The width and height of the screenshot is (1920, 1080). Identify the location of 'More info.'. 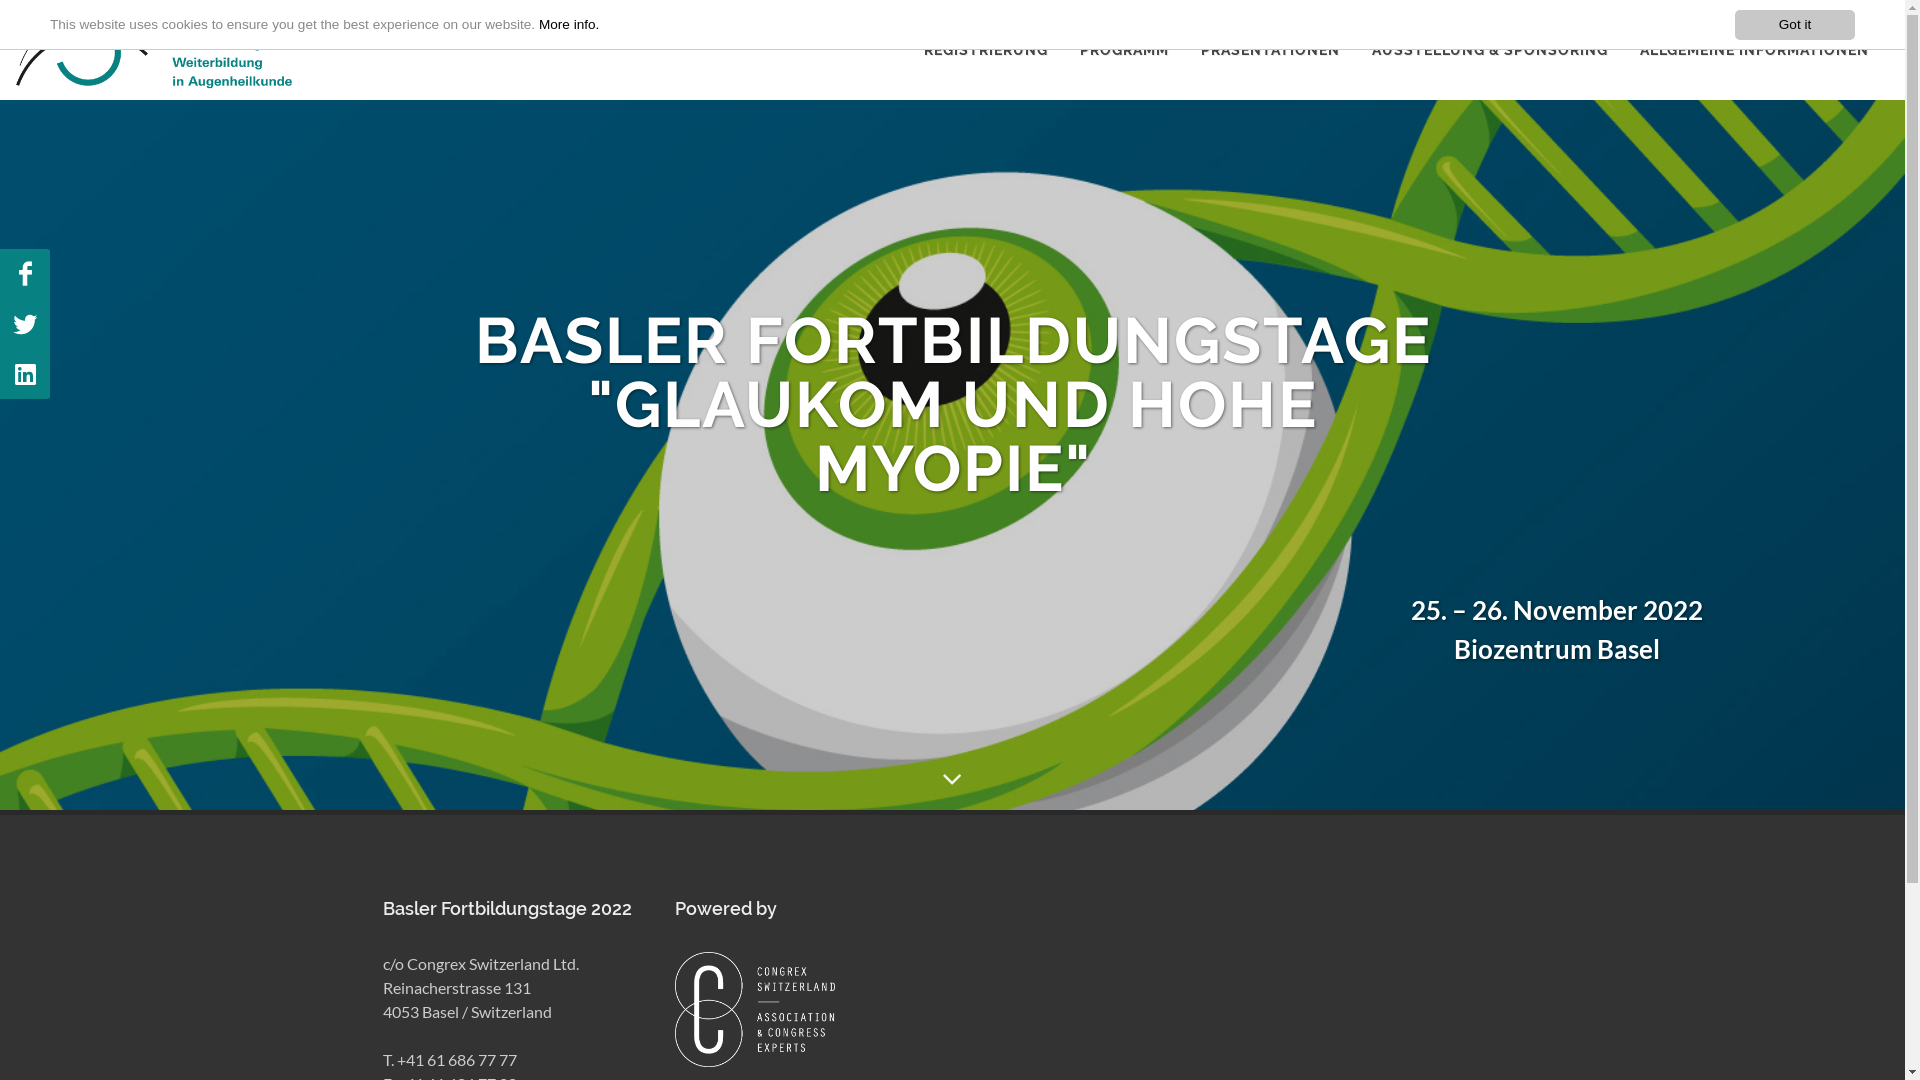
(538, 24).